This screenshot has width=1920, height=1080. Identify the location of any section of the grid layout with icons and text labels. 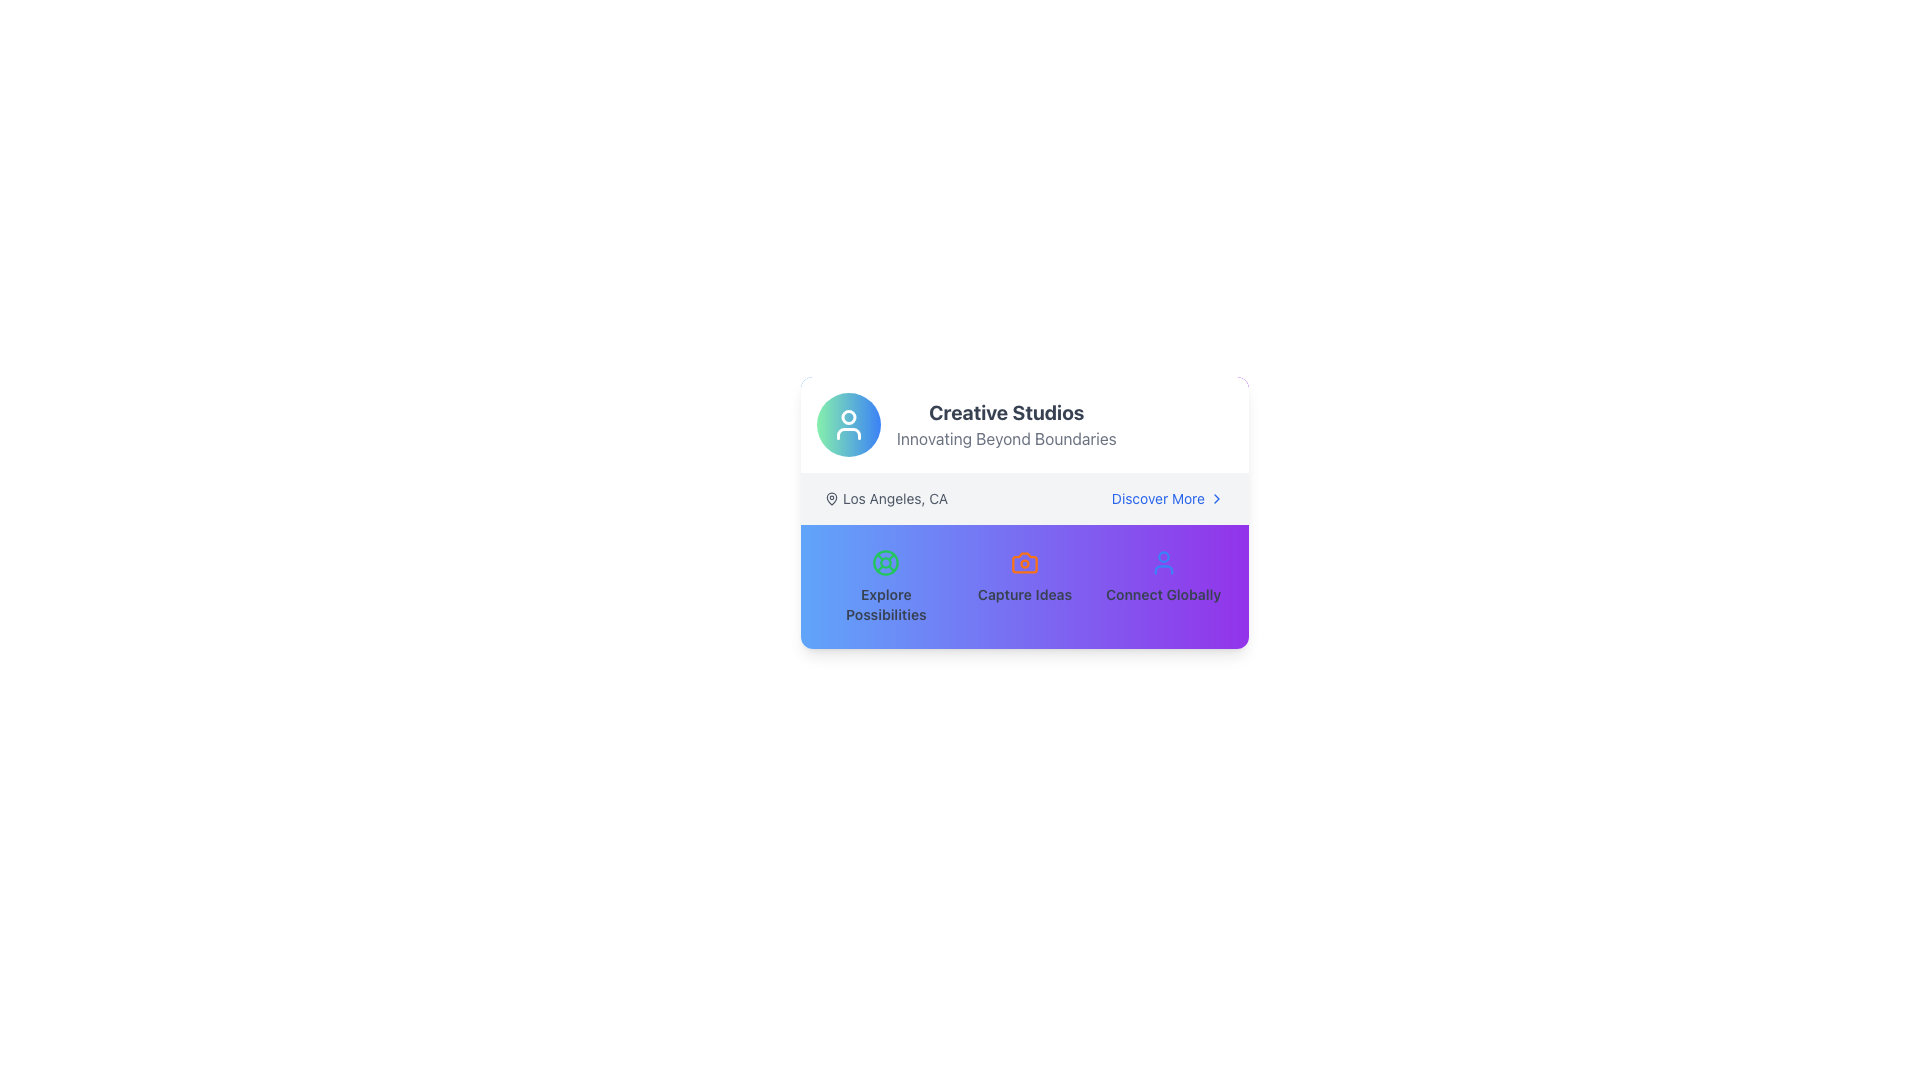
(1025, 585).